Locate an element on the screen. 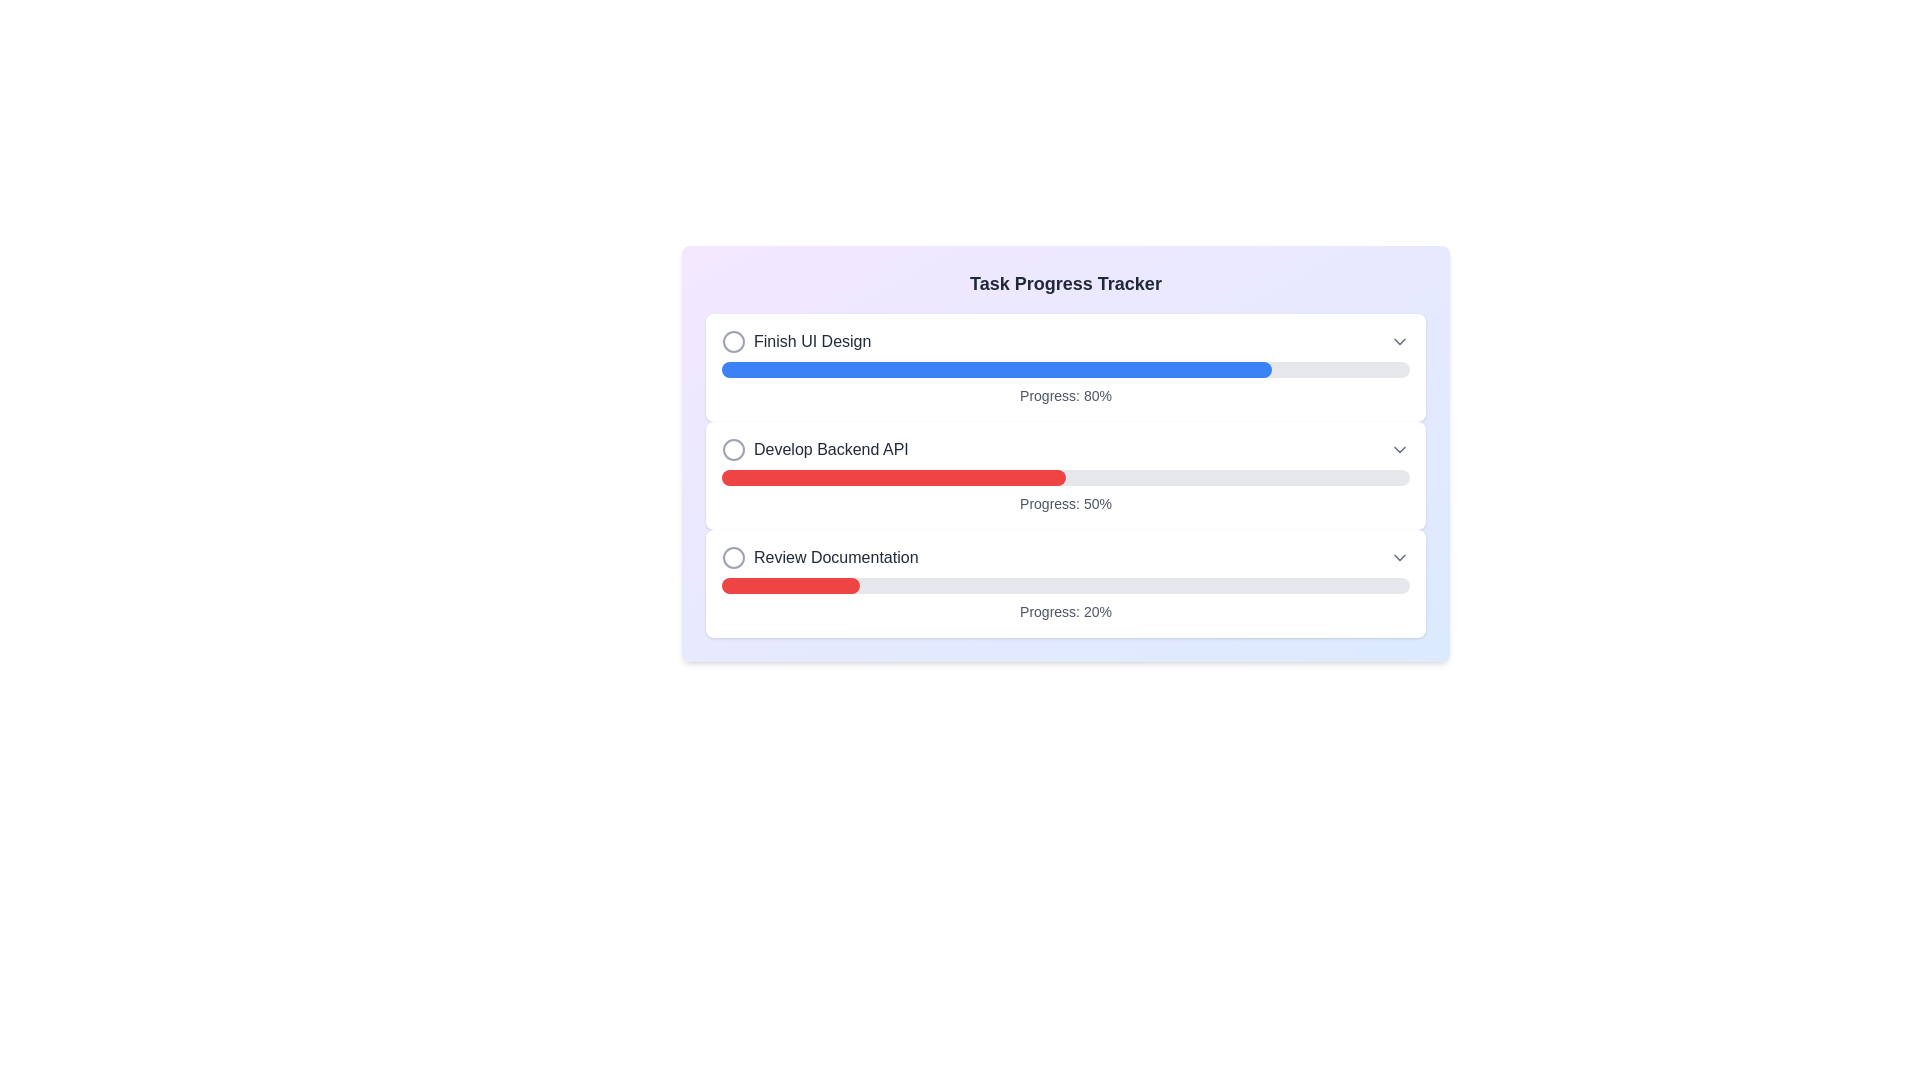  the 'Finish UI Design' task label is located at coordinates (795, 341).